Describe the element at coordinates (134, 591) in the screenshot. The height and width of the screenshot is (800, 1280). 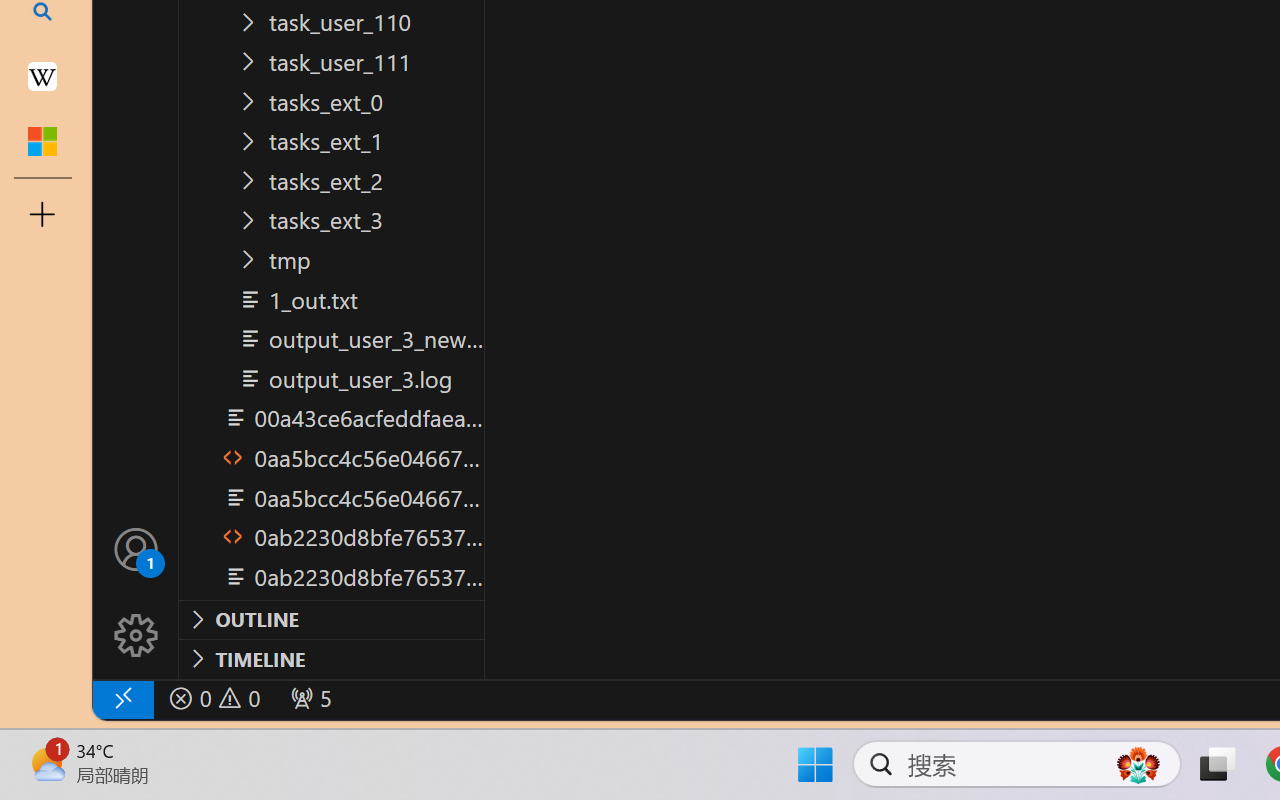
I see `'Manage'` at that location.